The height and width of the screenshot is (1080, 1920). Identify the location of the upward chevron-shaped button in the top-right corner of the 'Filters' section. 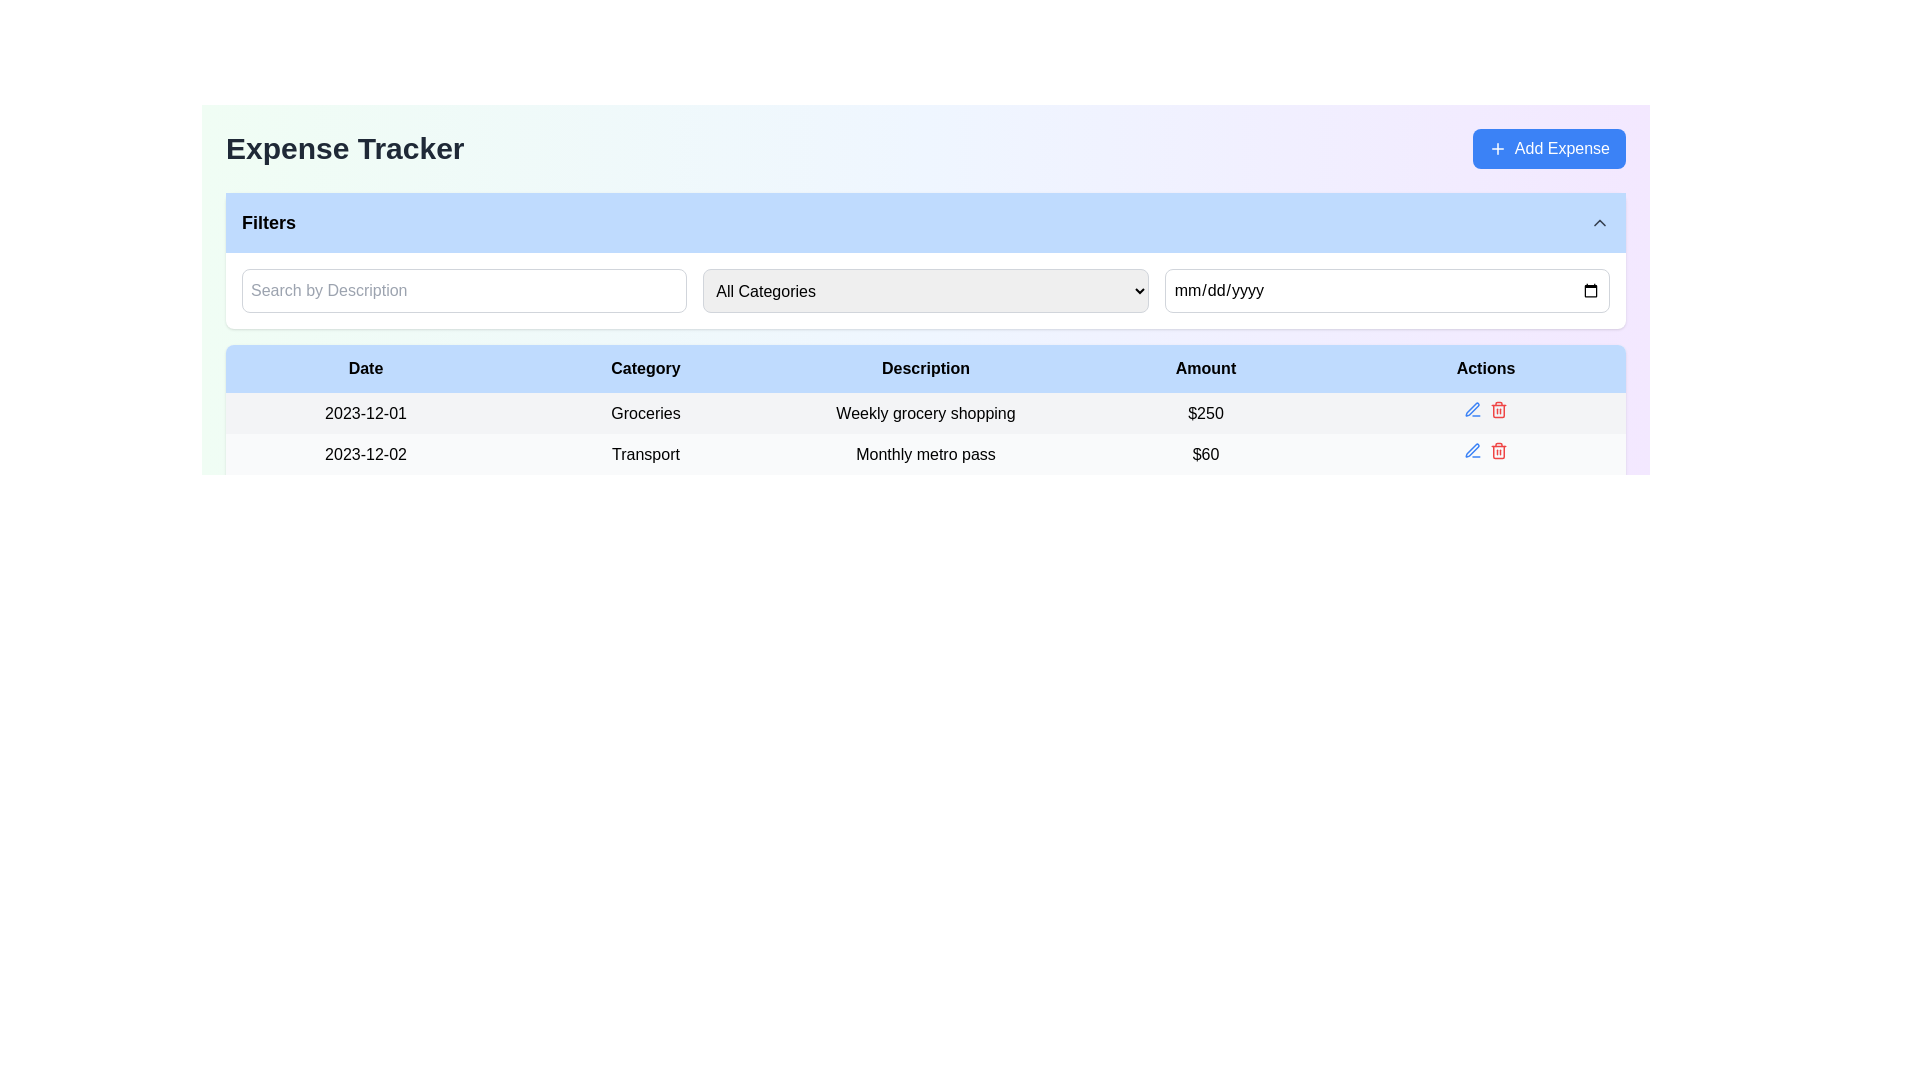
(1598, 223).